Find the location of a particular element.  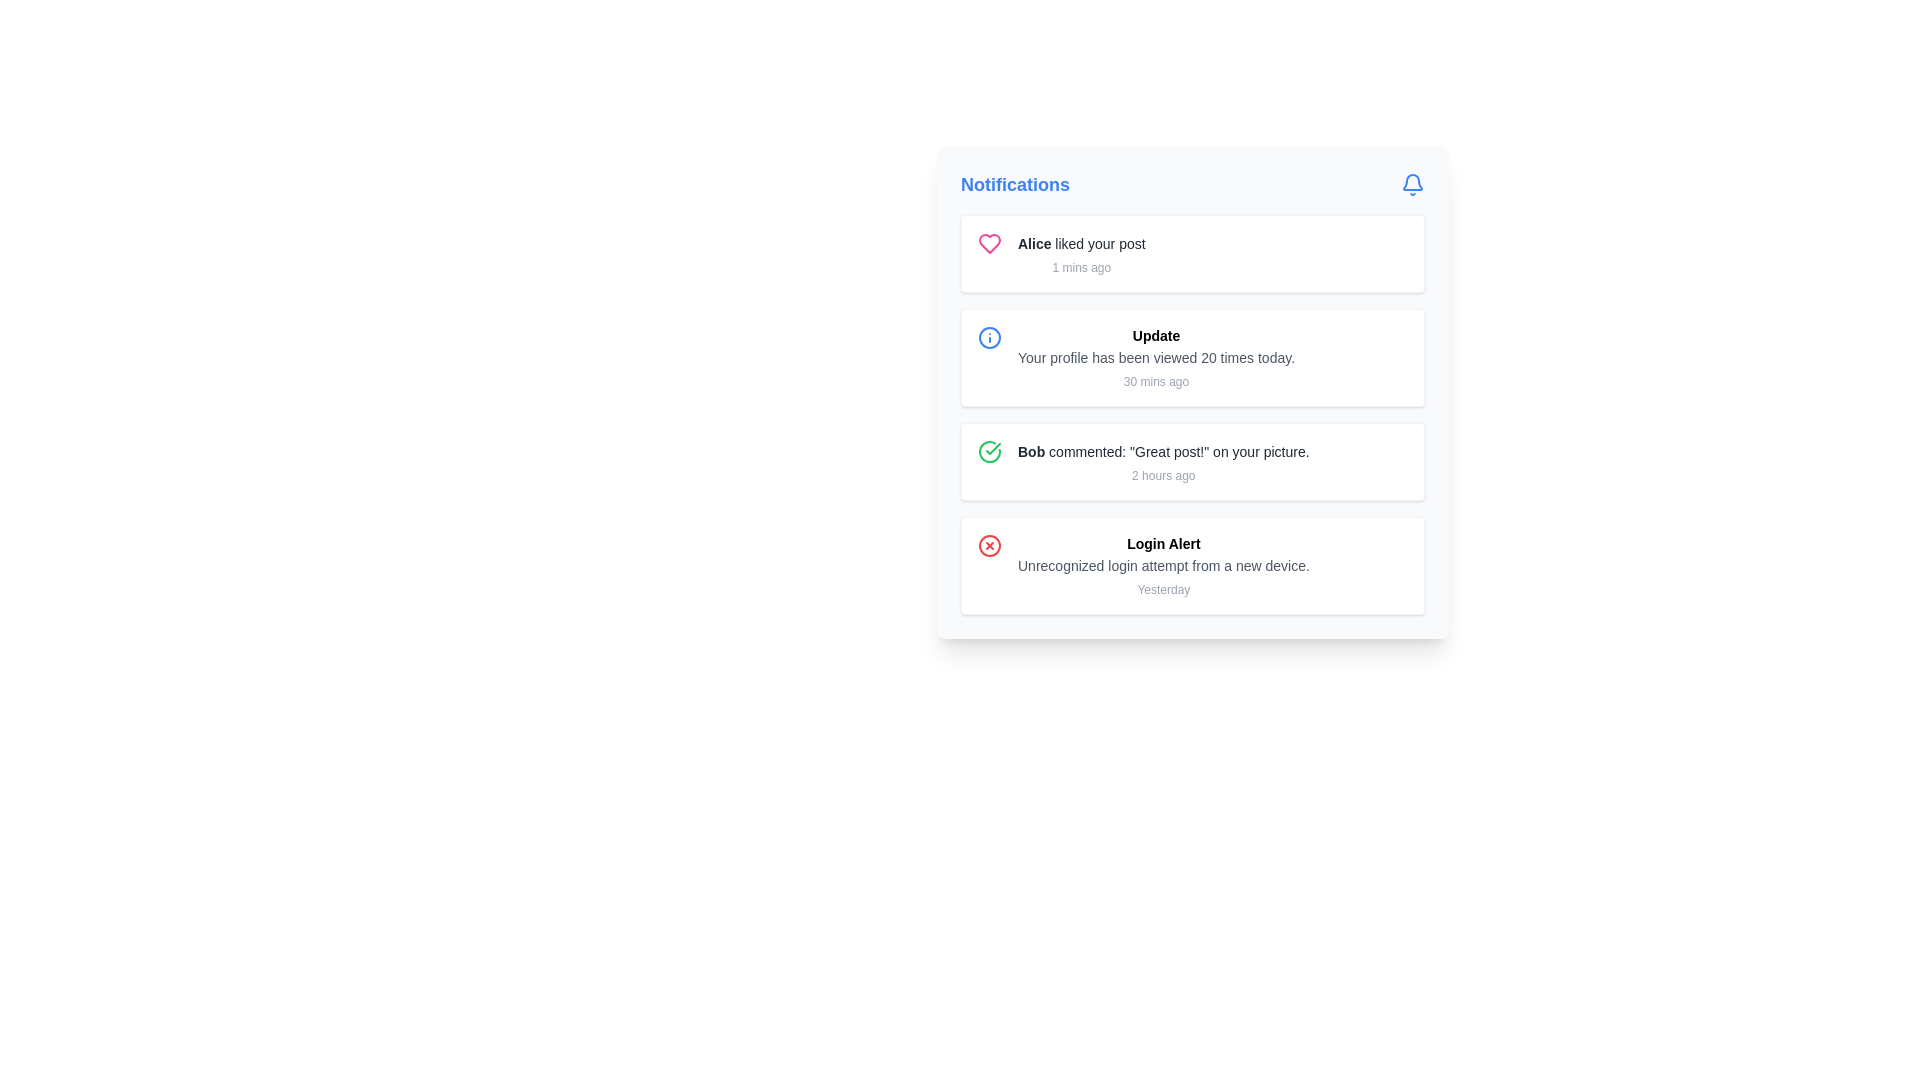

the pink heart-shaped icon located at the top-left corner of the notification card that states 'Alice liked your post 1 mins ago' is located at coordinates (989, 242).